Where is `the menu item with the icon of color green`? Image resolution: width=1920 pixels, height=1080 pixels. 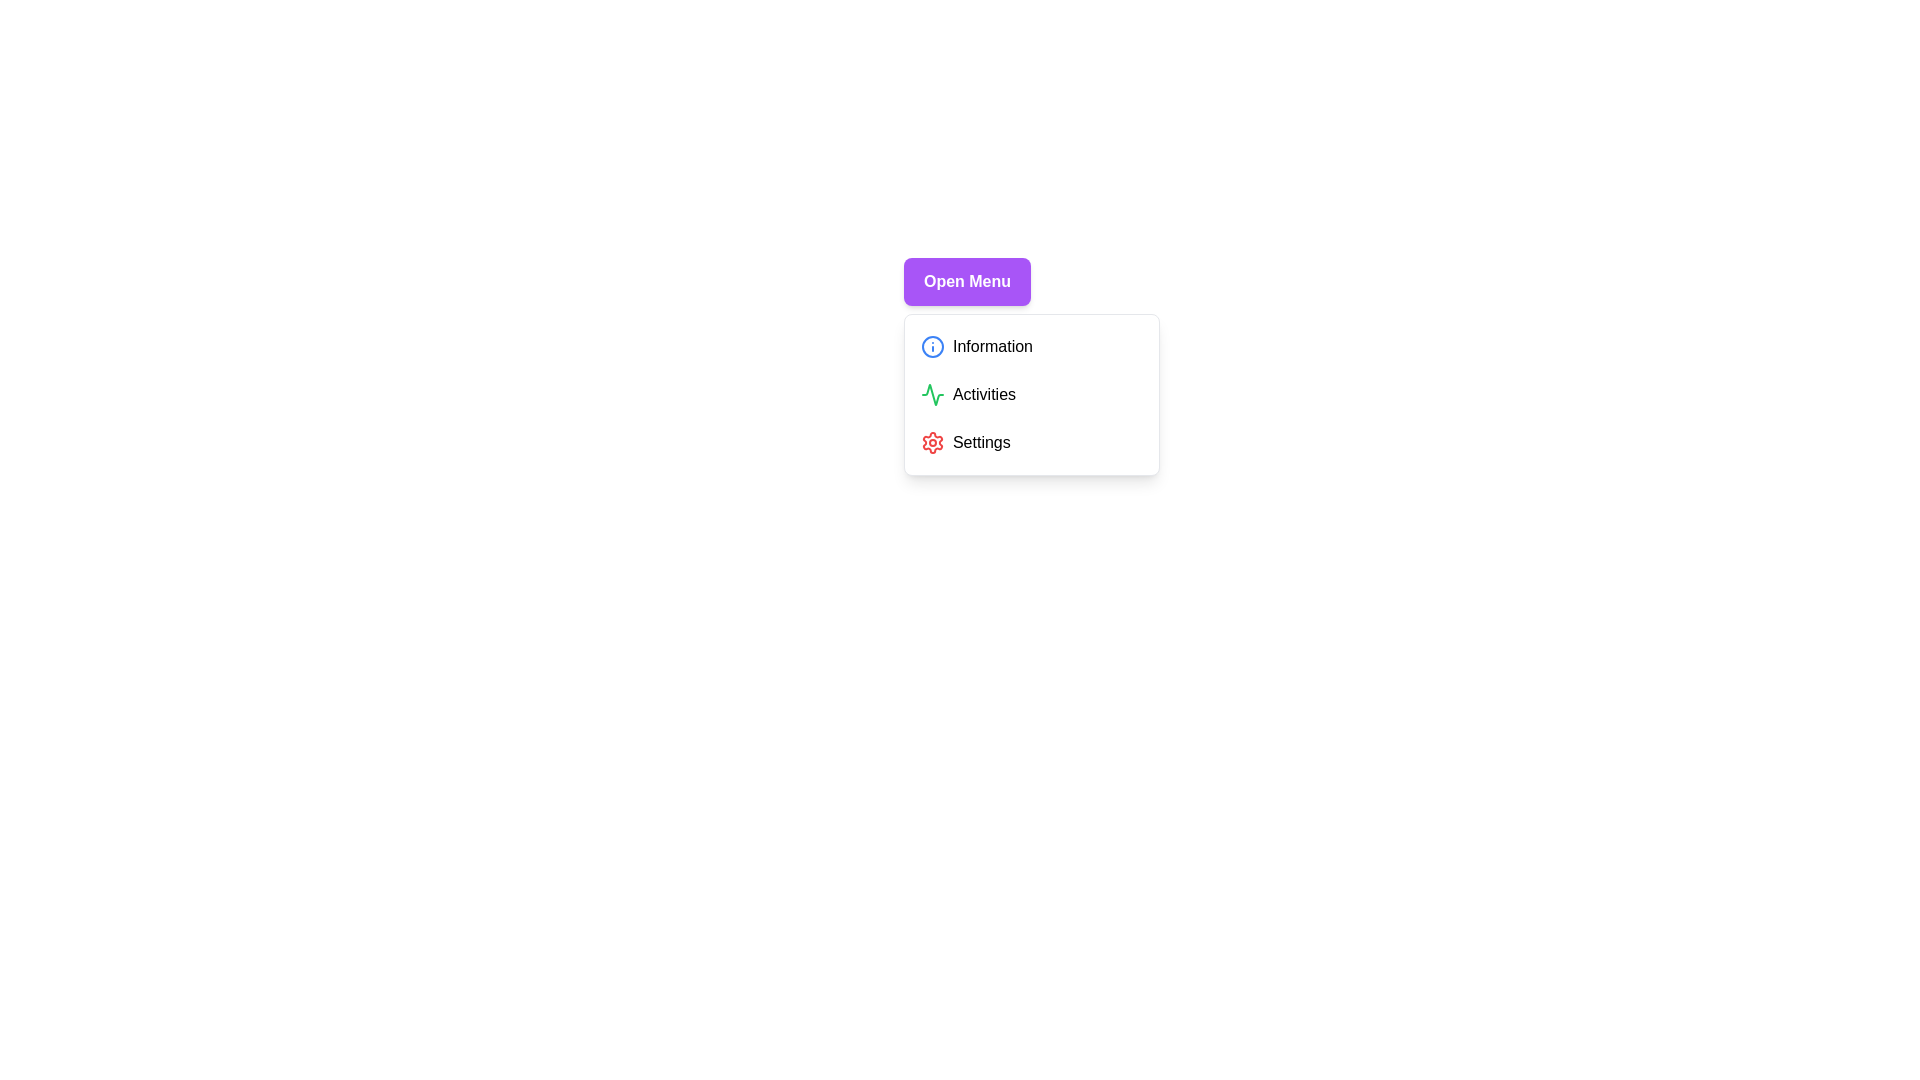
the menu item with the icon of color green is located at coordinates (931, 394).